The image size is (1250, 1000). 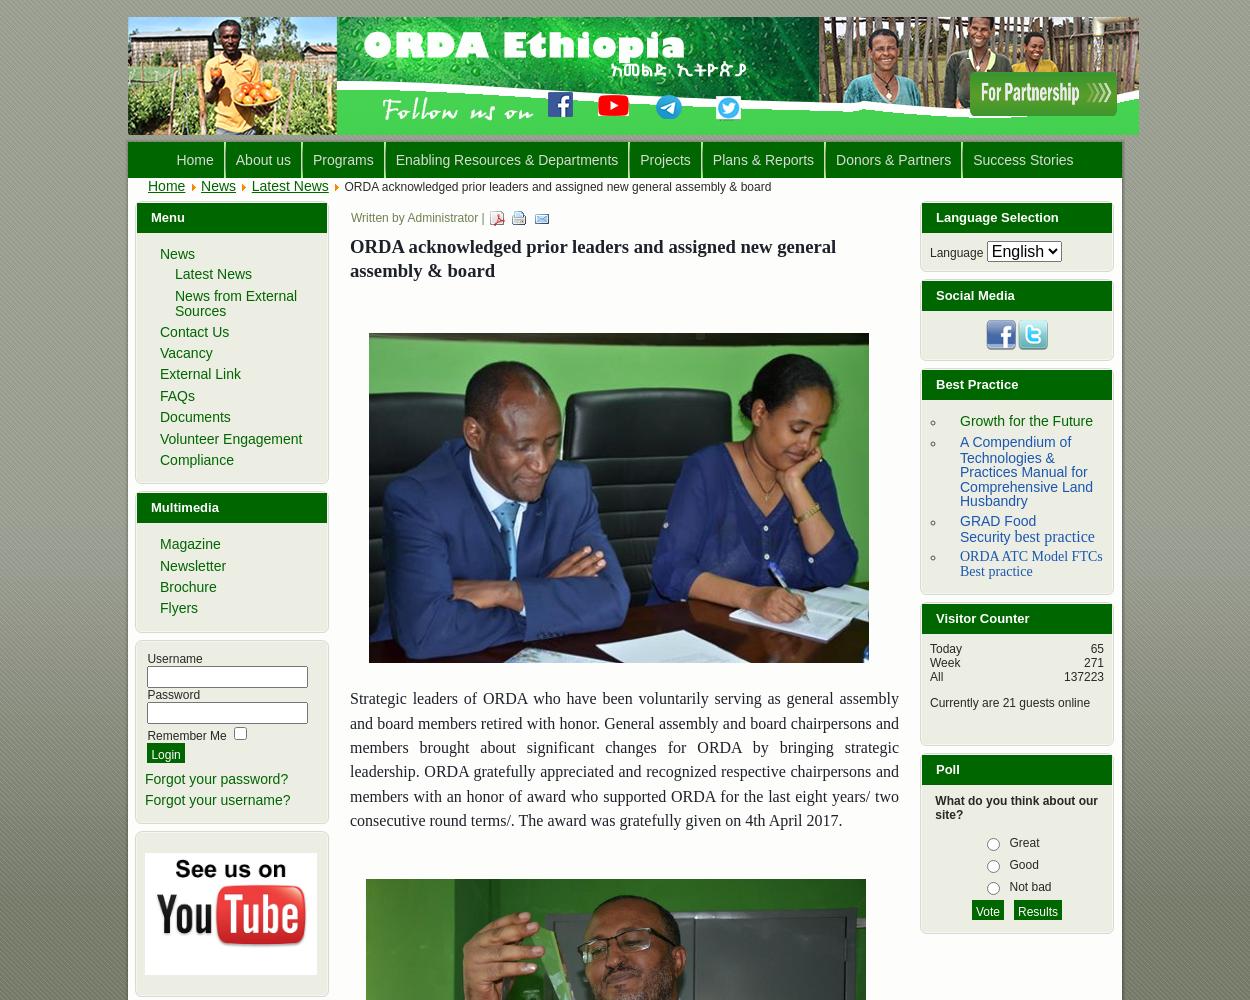 What do you see at coordinates (752, 235) in the screenshot?
I see `'Plan archive'` at bounding box center [752, 235].